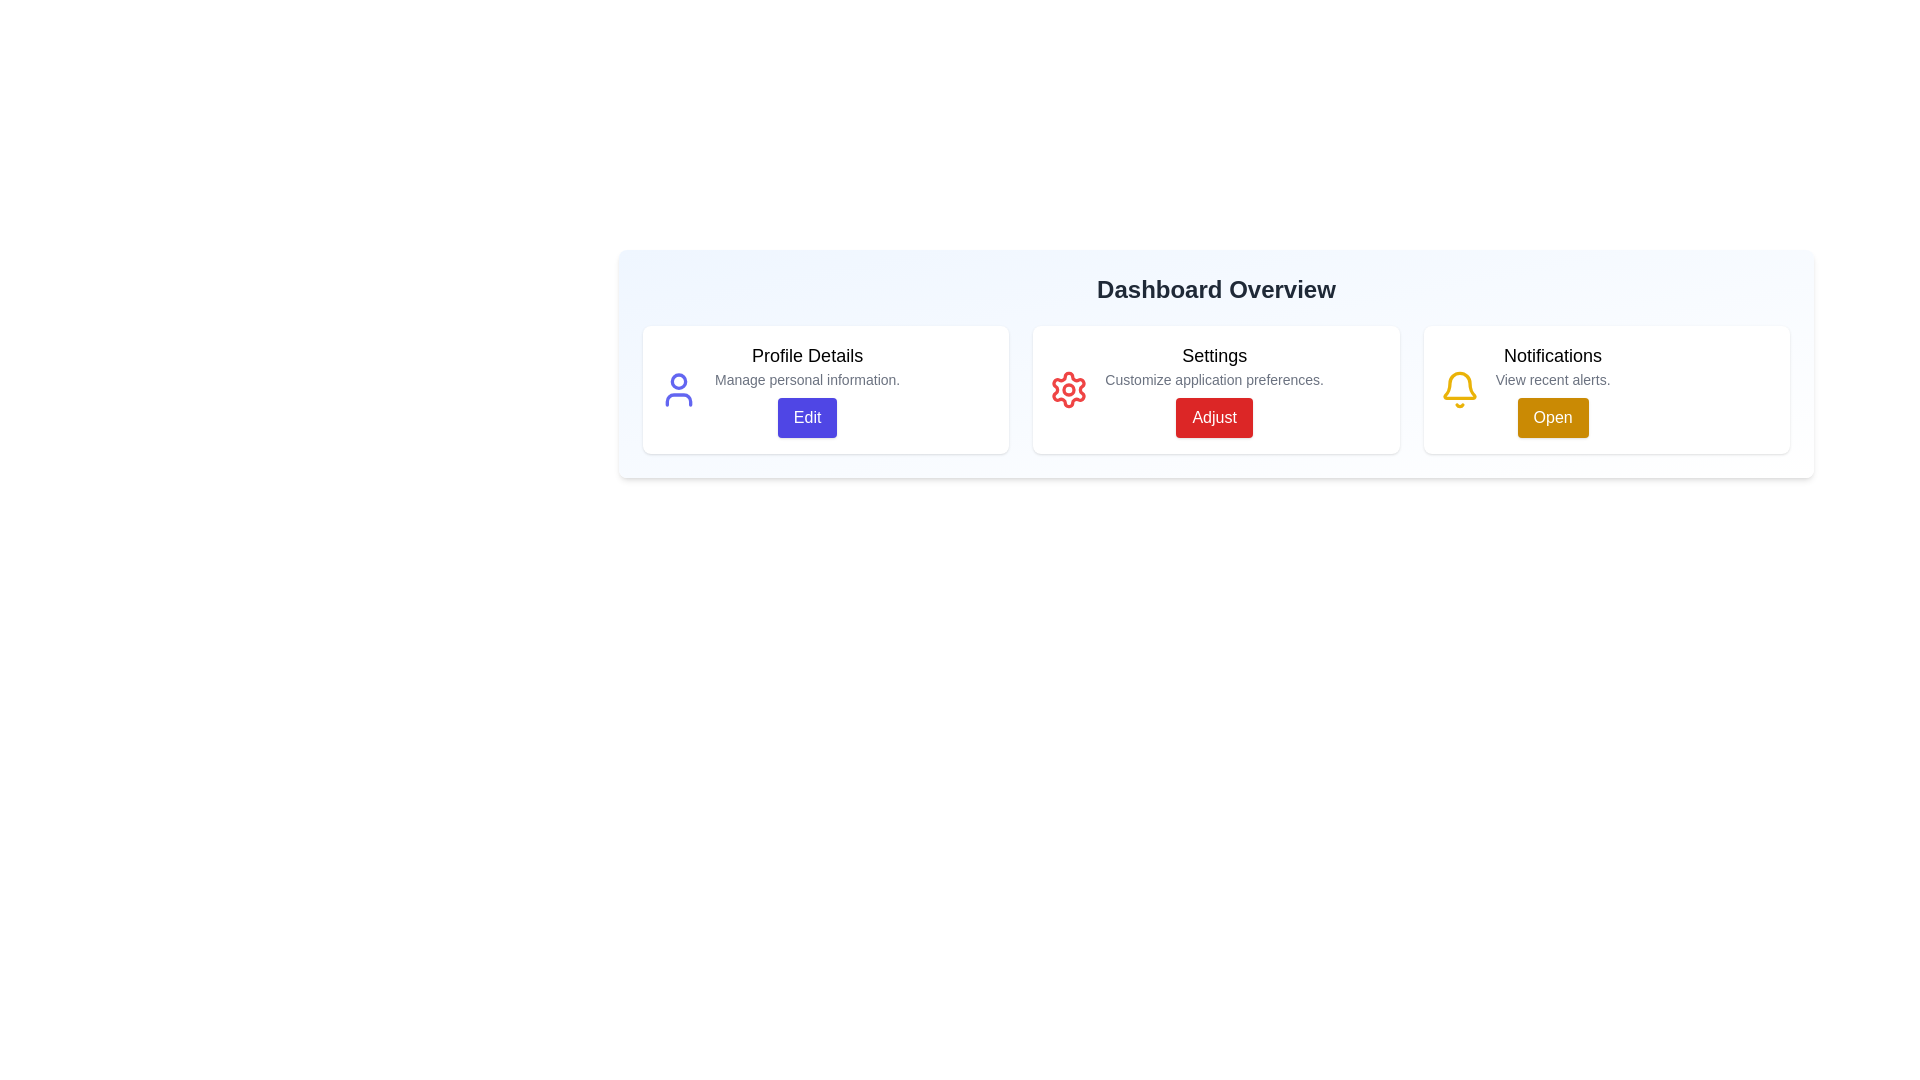 The width and height of the screenshot is (1920, 1080). Describe the element at coordinates (1552, 380) in the screenshot. I see `the descriptive text element located in the 'Notifications' section, which suggests viewing recent alerts, situated between the title 'Notifications' and the yellow button labeled 'Open'` at that location.